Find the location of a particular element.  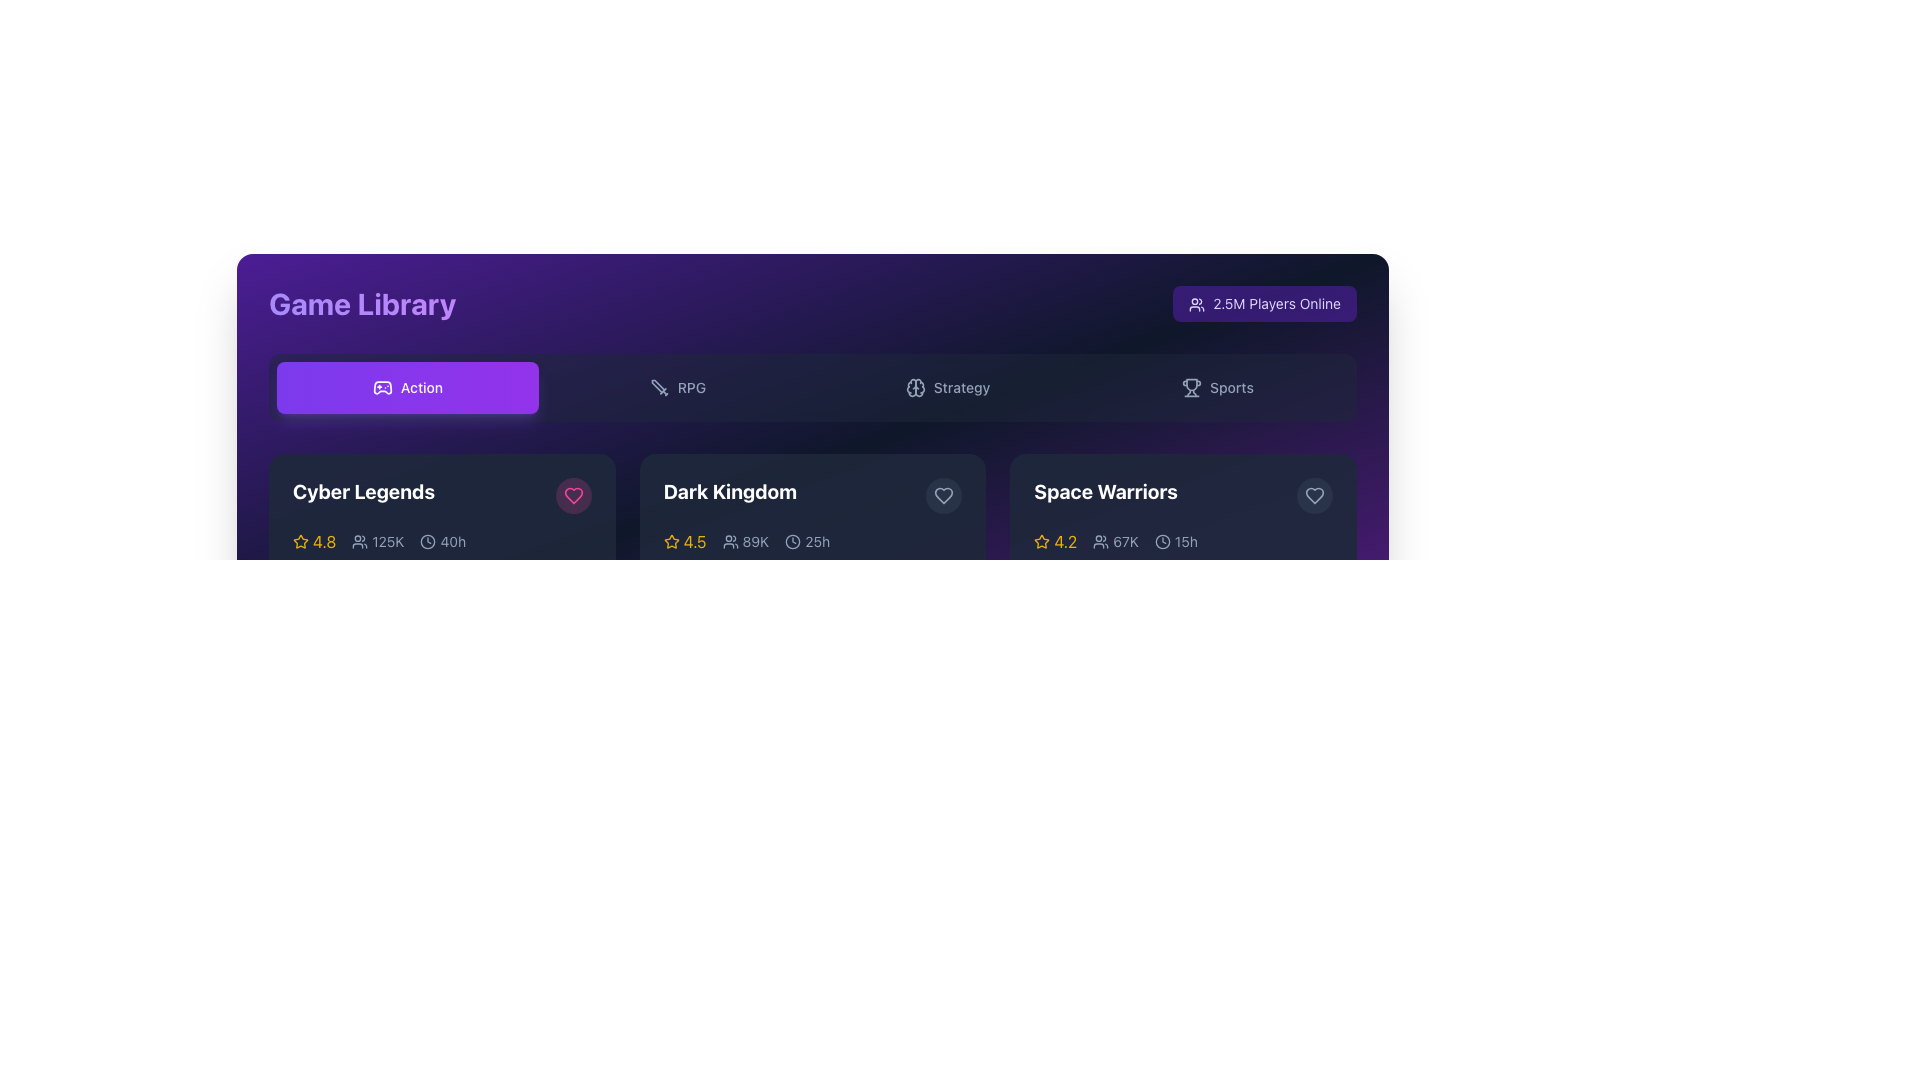

the design of the icon located in the toolbar on the left side, representing a category or functionality related to gaming or interactivity is located at coordinates (382, 388).